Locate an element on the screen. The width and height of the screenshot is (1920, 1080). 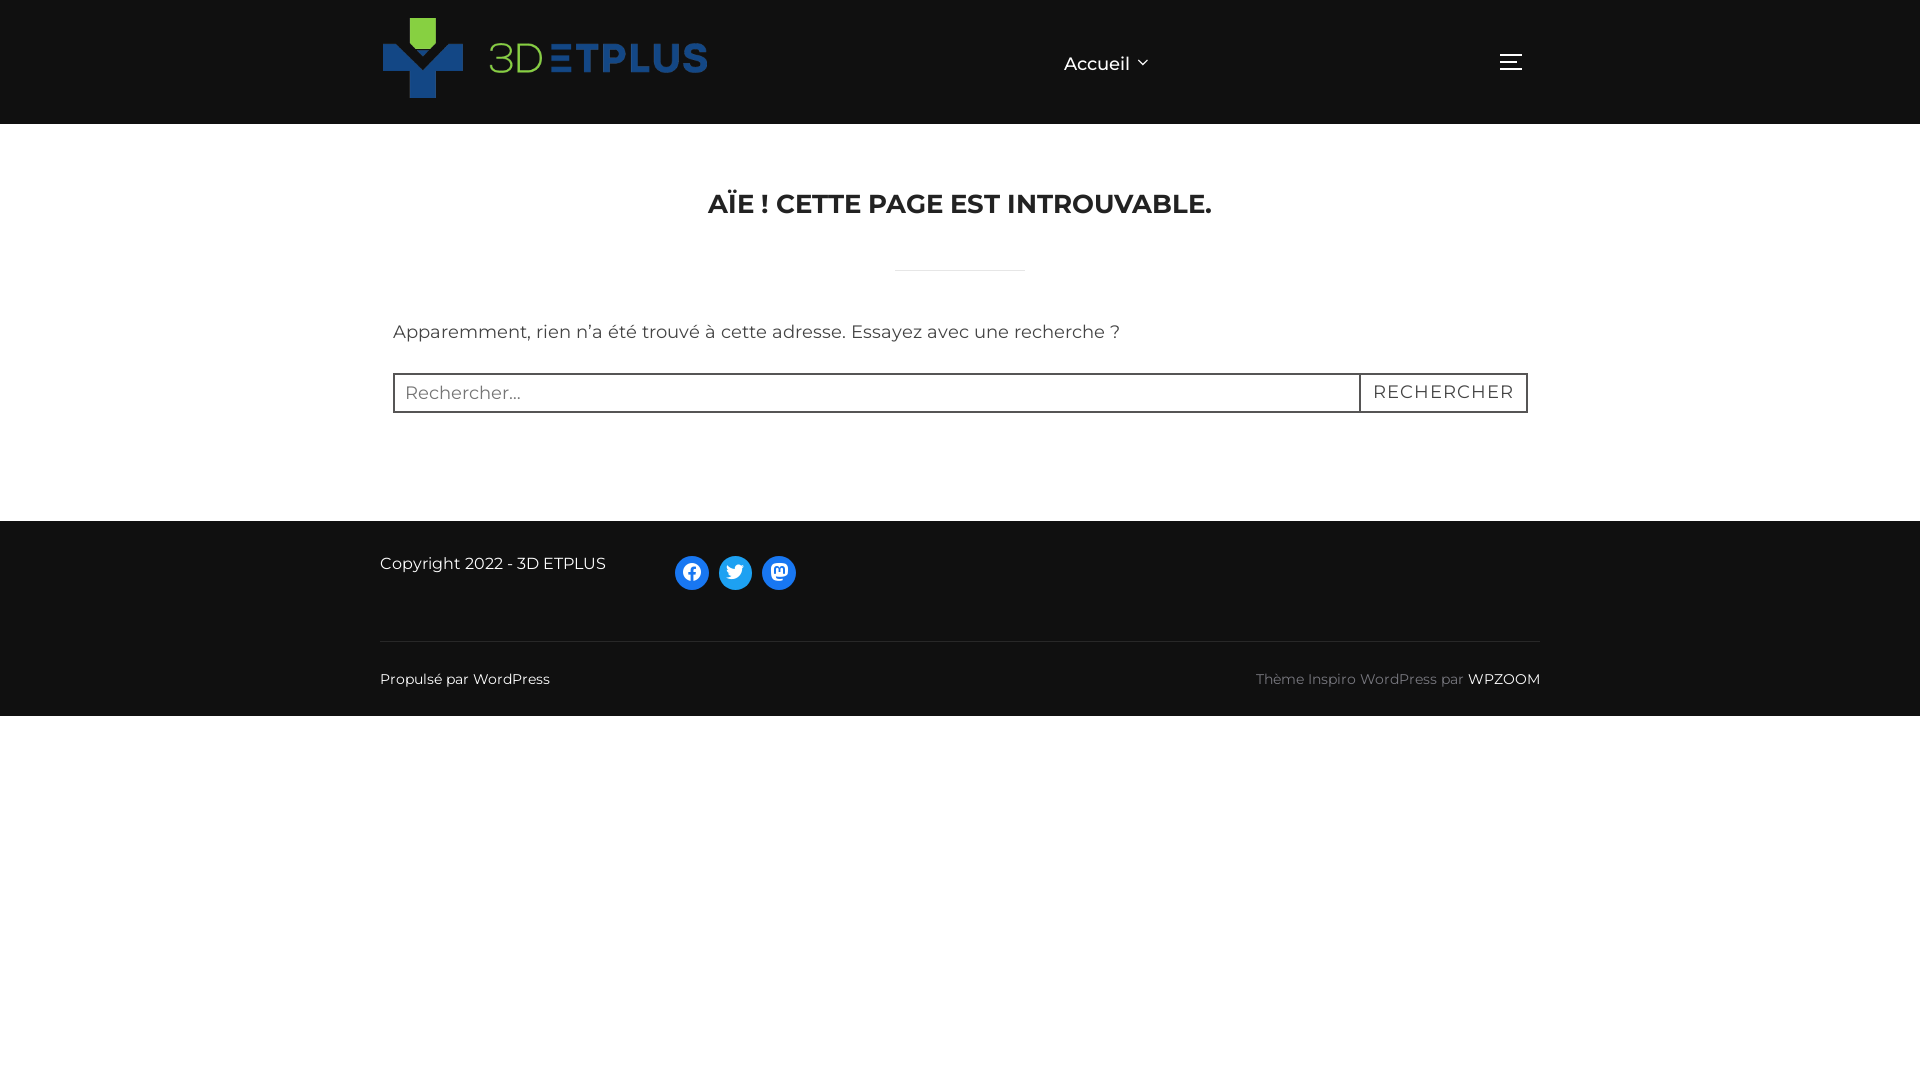
'RECHERCHER' is located at coordinates (1442, 393).